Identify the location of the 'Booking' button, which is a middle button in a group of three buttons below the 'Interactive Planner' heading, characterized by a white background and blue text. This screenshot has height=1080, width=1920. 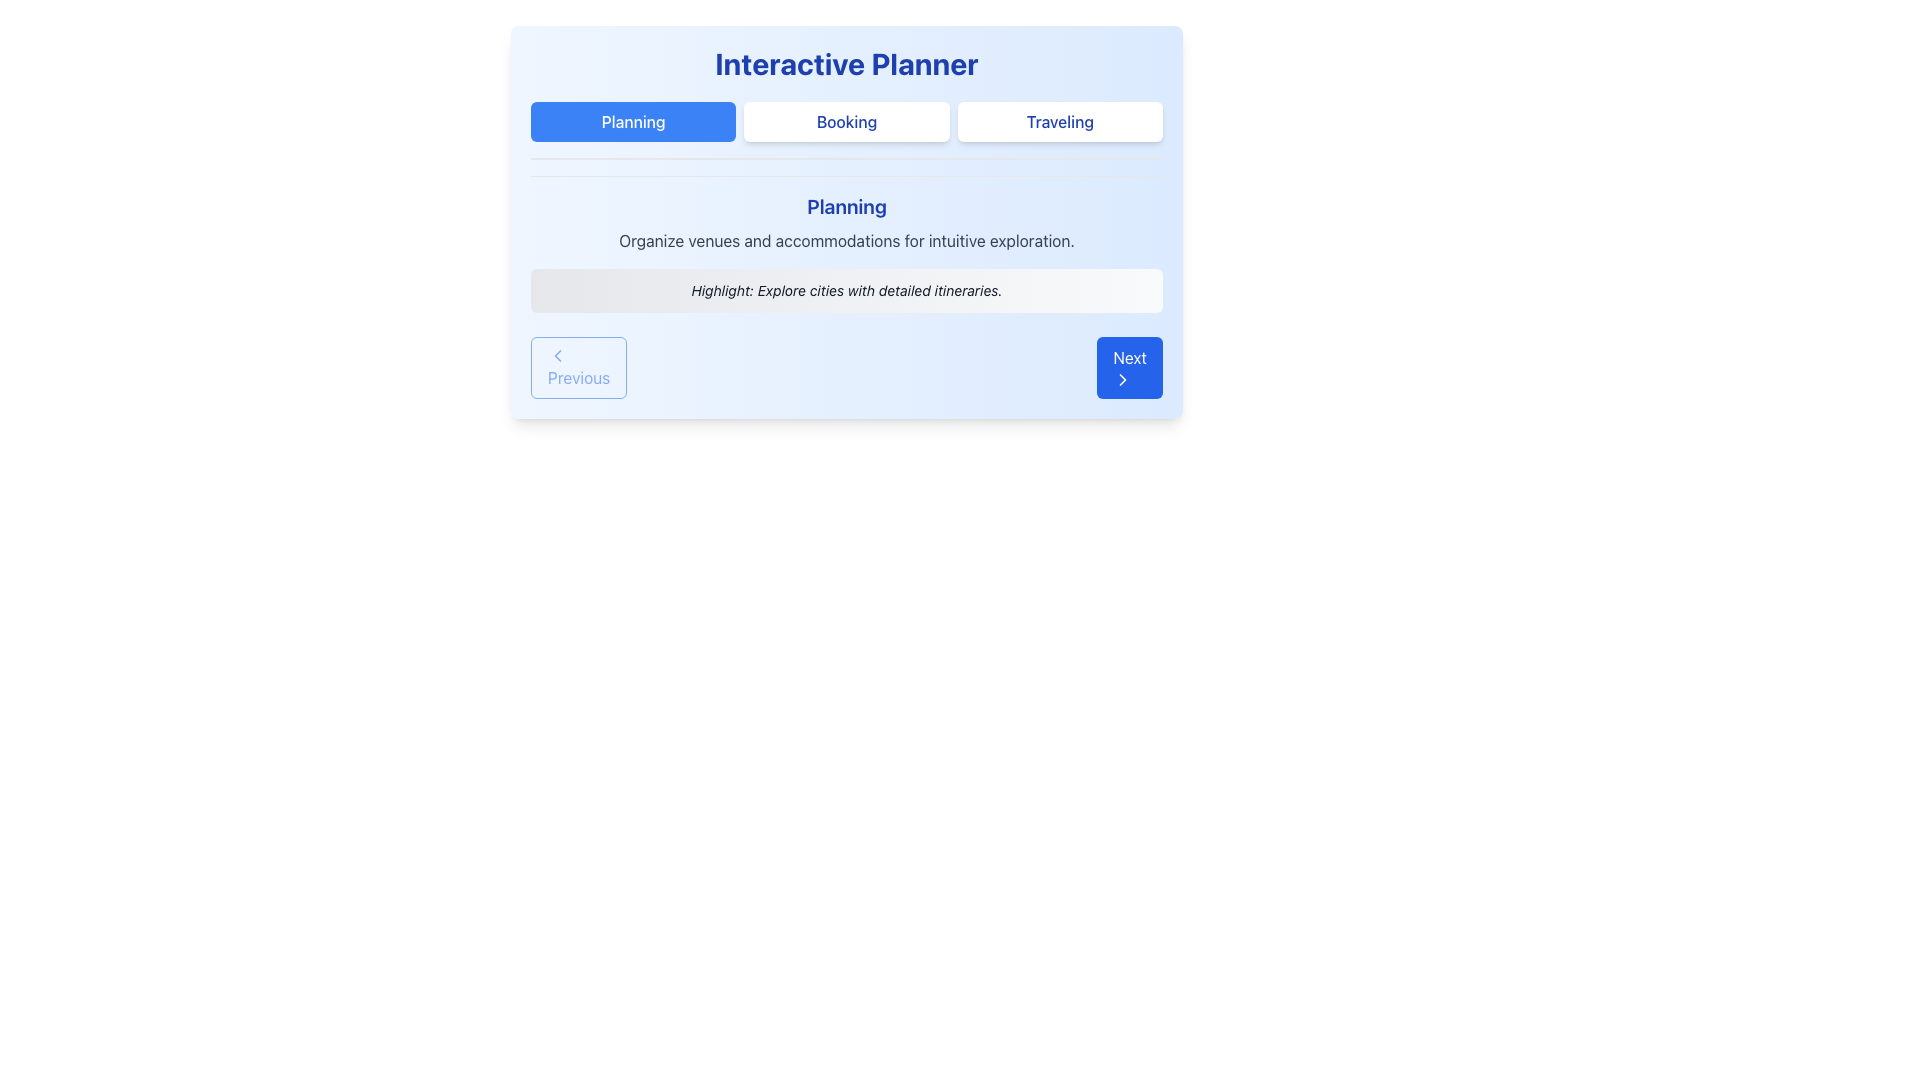
(846, 131).